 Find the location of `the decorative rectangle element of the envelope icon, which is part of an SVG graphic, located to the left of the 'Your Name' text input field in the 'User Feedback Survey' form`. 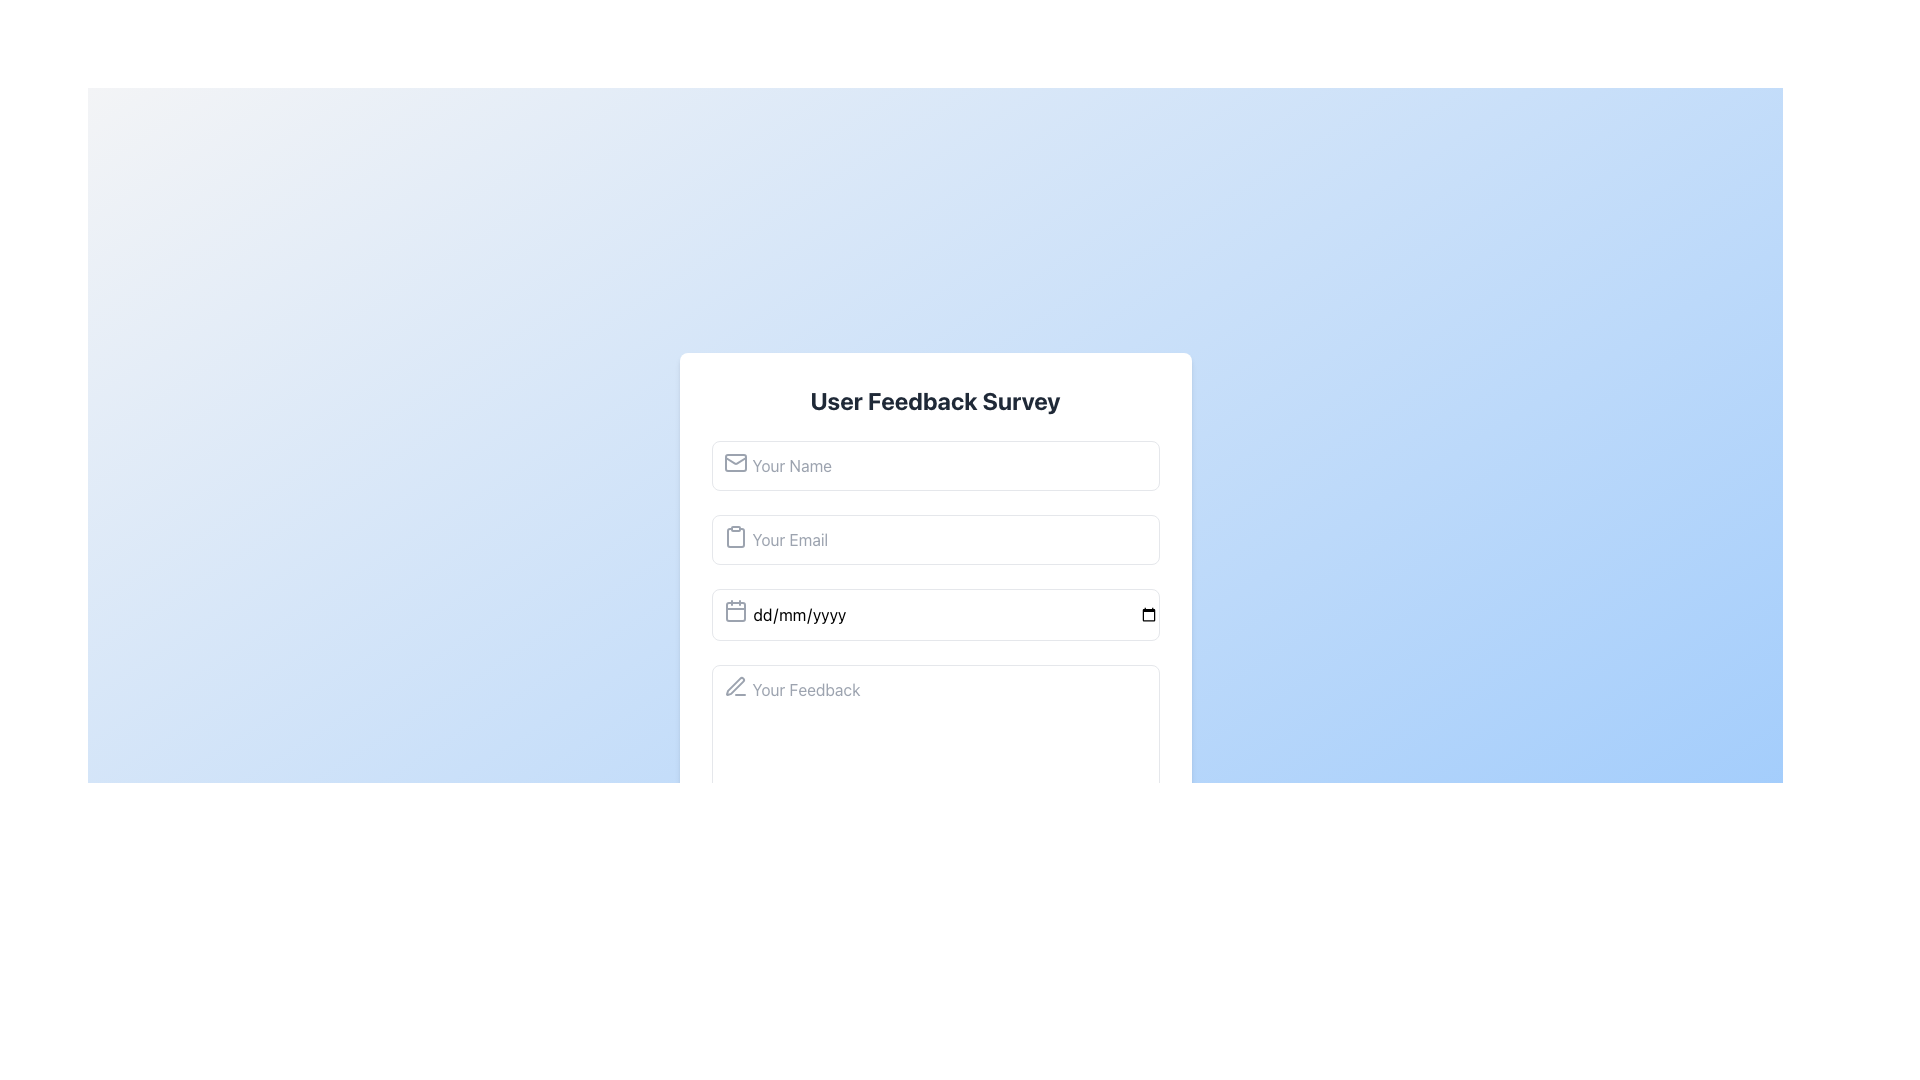

the decorative rectangle element of the envelope icon, which is part of an SVG graphic, located to the left of the 'Your Name' text input field in the 'User Feedback Survey' form is located at coordinates (734, 462).